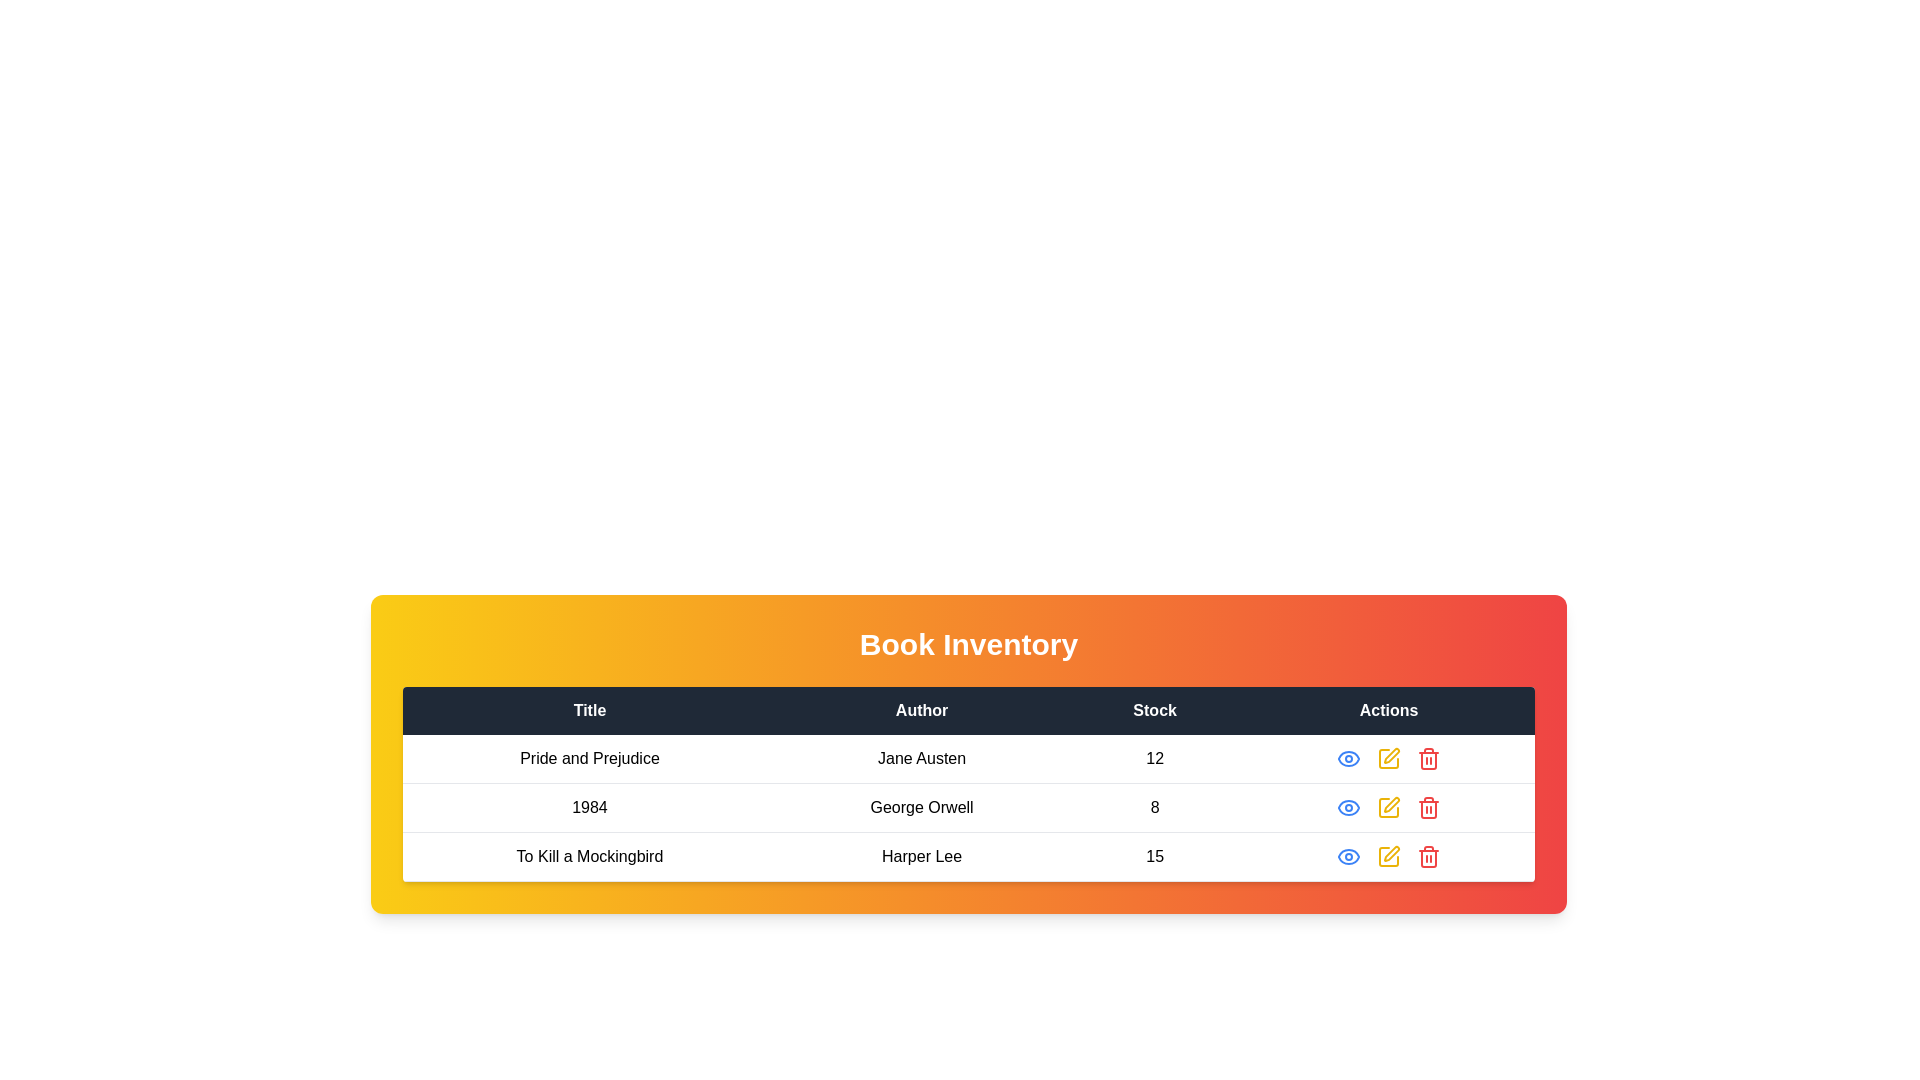  I want to click on the eye icon button located in the 'Actions' column of the third row of the table, so click(1348, 855).